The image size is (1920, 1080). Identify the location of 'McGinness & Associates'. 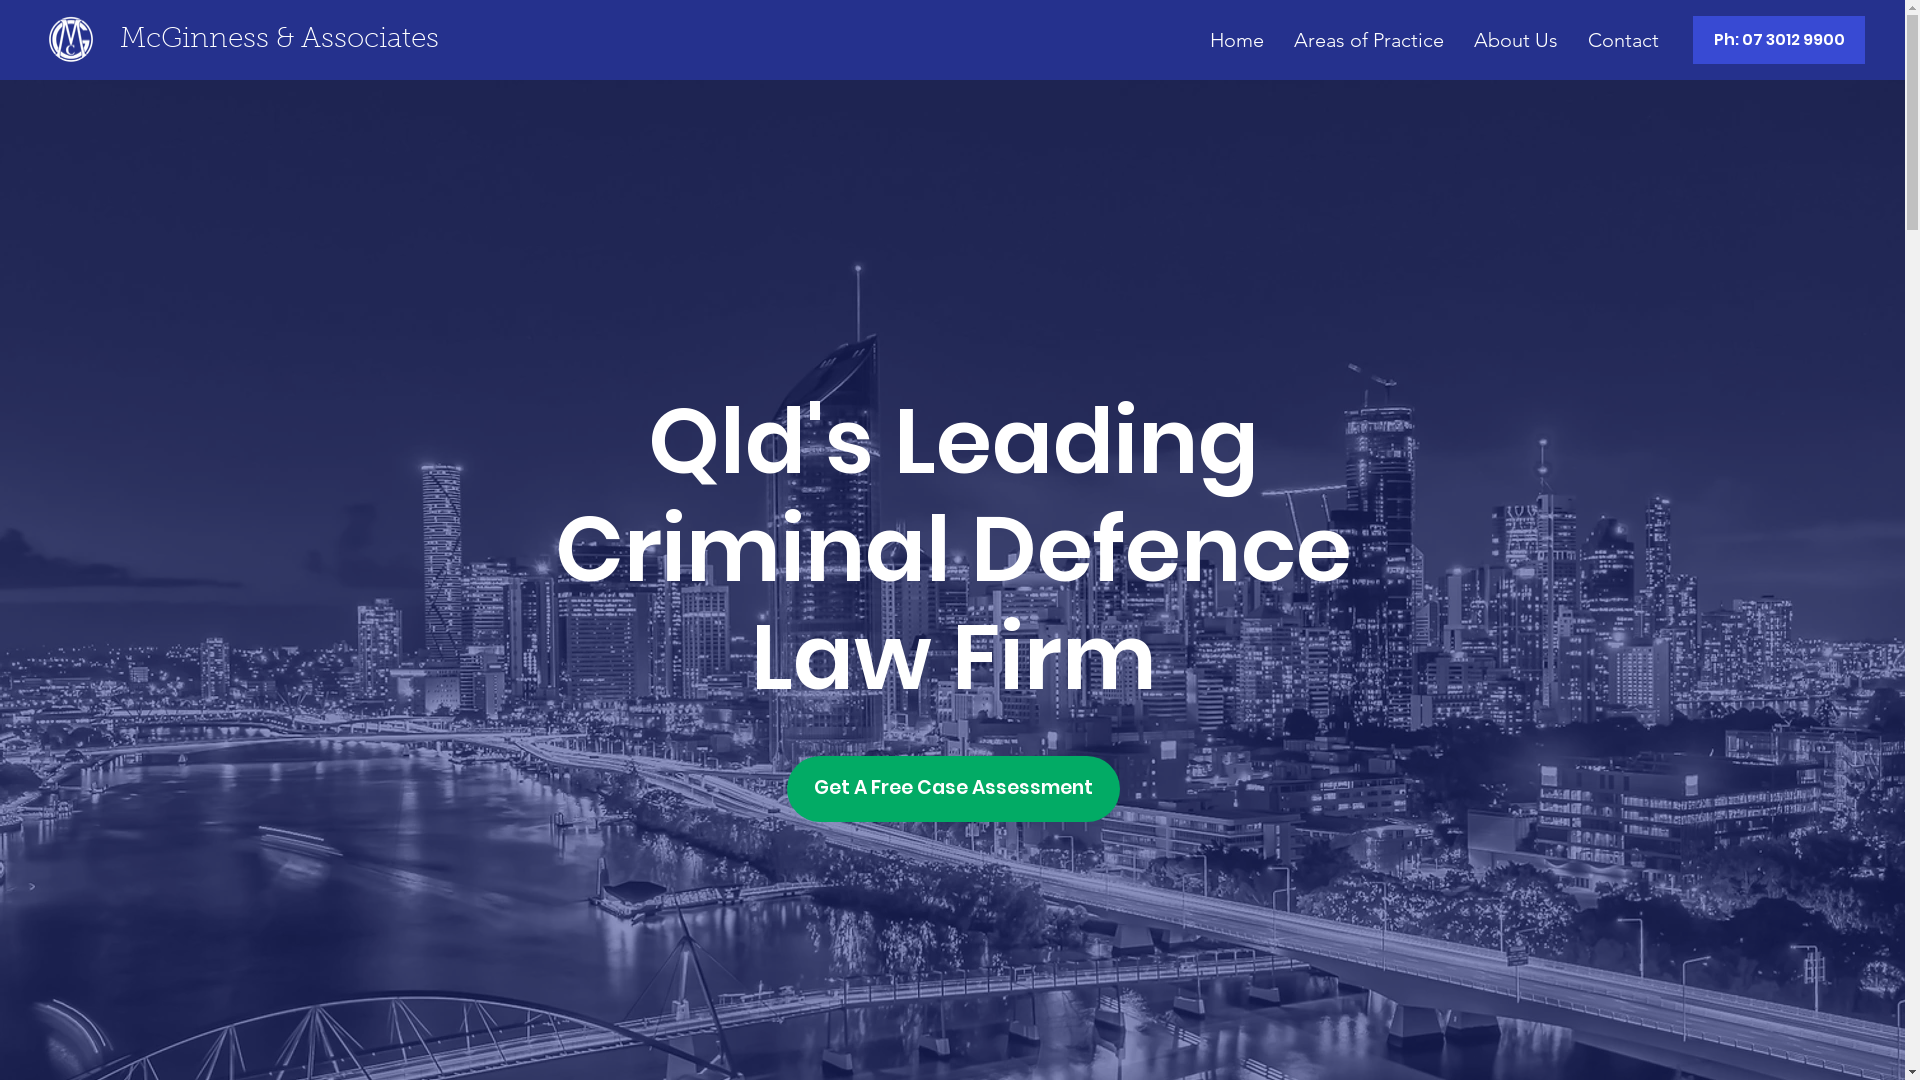
(278, 39).